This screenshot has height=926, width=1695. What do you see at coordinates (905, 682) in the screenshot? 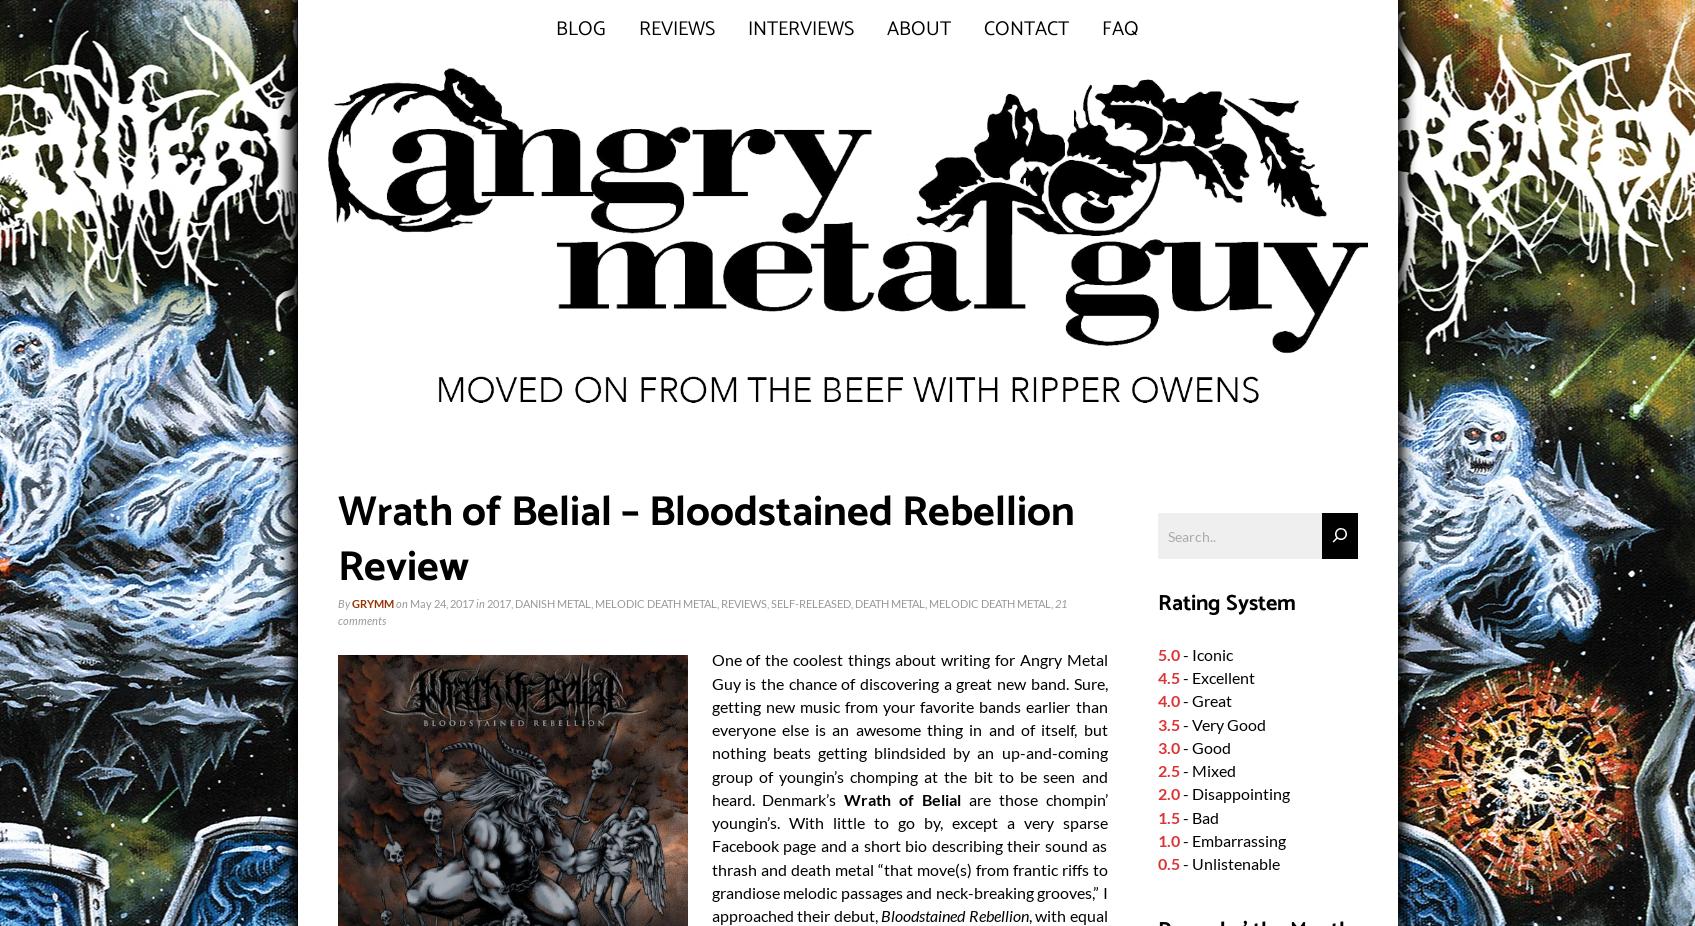
I see `'is the chance of discovering a great new band.'` at bounding box center [905, 682].